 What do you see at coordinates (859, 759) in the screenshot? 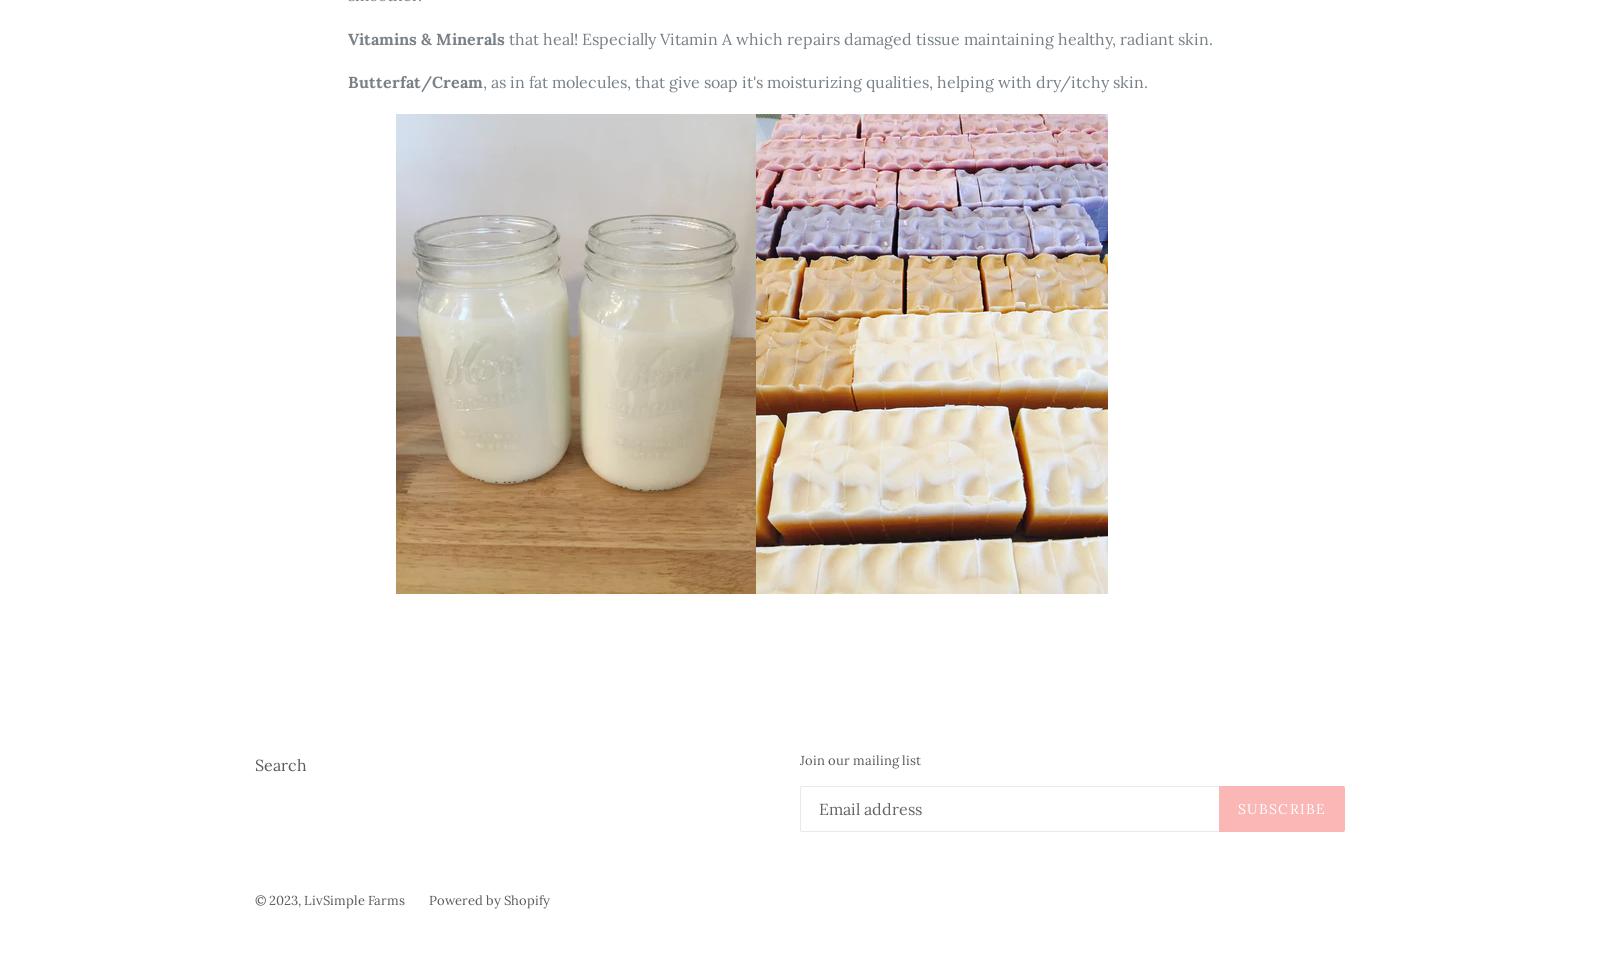
I see `'Join our mailing list'` at bounding box center [859, 759].